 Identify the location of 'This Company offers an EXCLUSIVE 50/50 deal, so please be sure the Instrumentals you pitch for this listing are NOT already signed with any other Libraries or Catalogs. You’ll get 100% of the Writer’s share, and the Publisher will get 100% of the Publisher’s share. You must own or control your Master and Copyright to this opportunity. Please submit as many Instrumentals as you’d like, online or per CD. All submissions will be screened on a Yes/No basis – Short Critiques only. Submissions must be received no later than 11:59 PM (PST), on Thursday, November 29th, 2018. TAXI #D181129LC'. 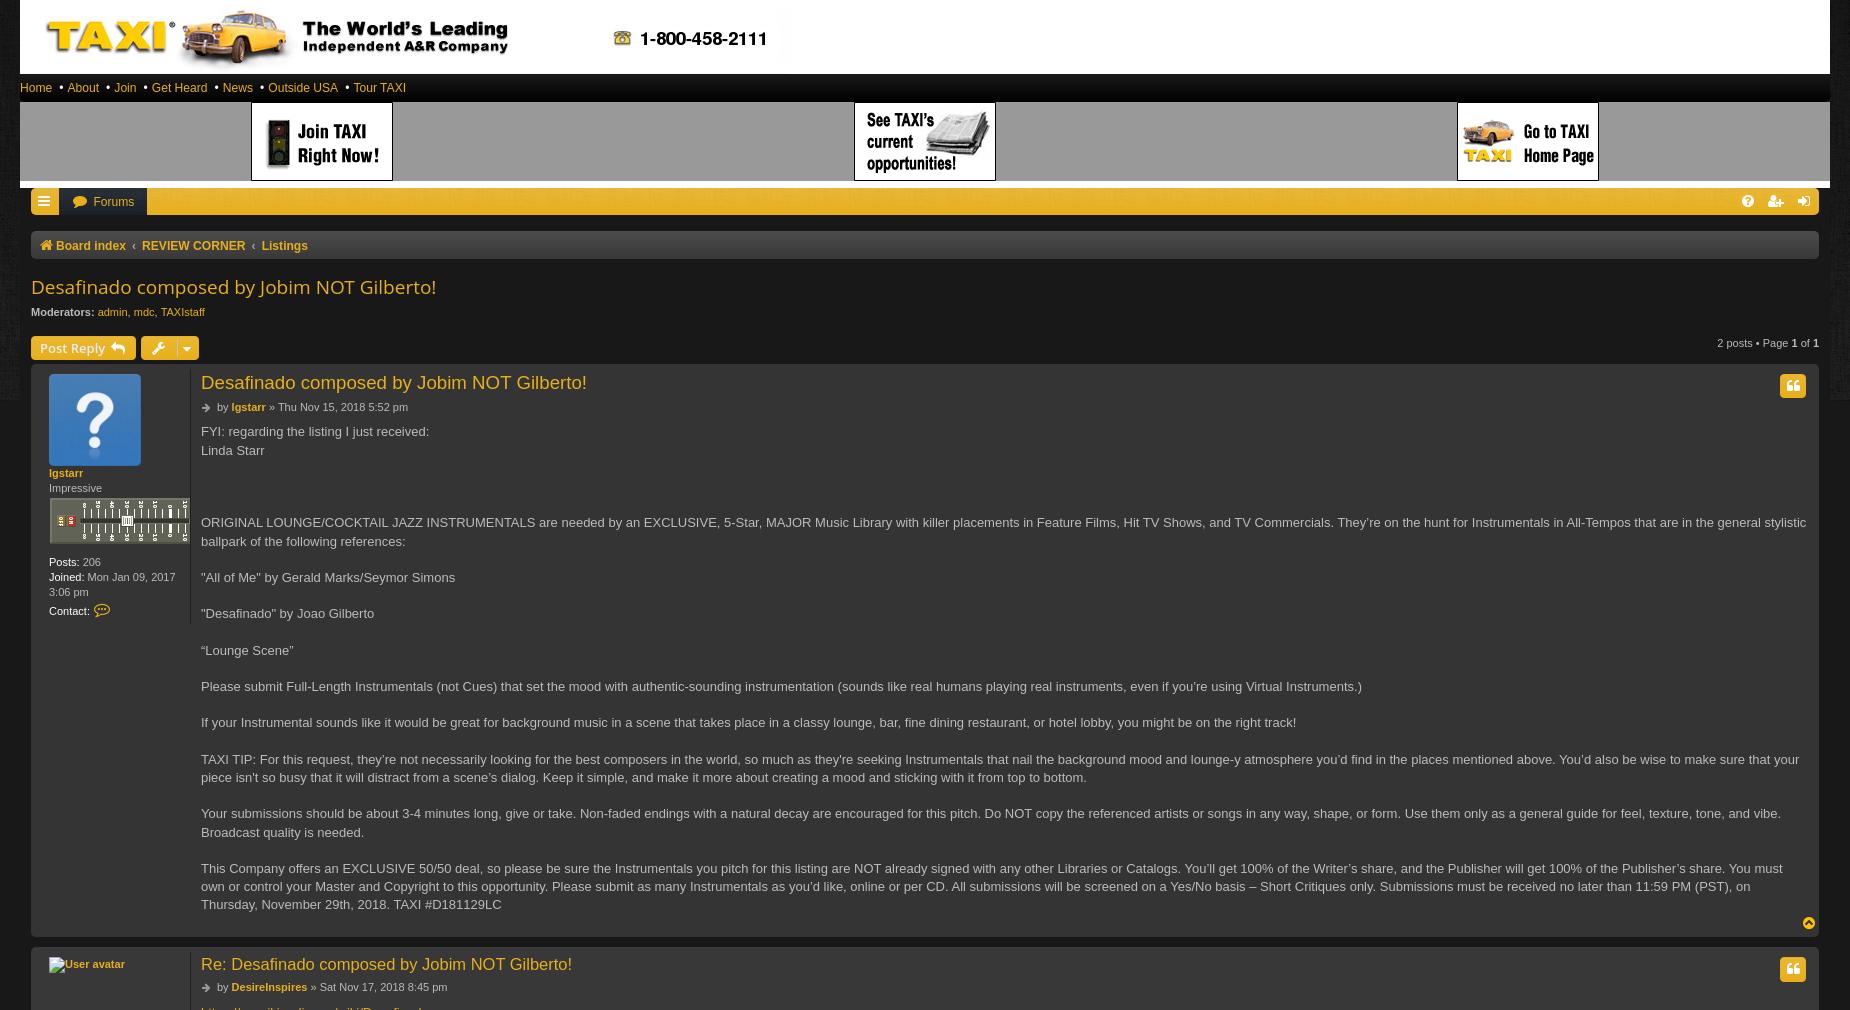
(990, 885).